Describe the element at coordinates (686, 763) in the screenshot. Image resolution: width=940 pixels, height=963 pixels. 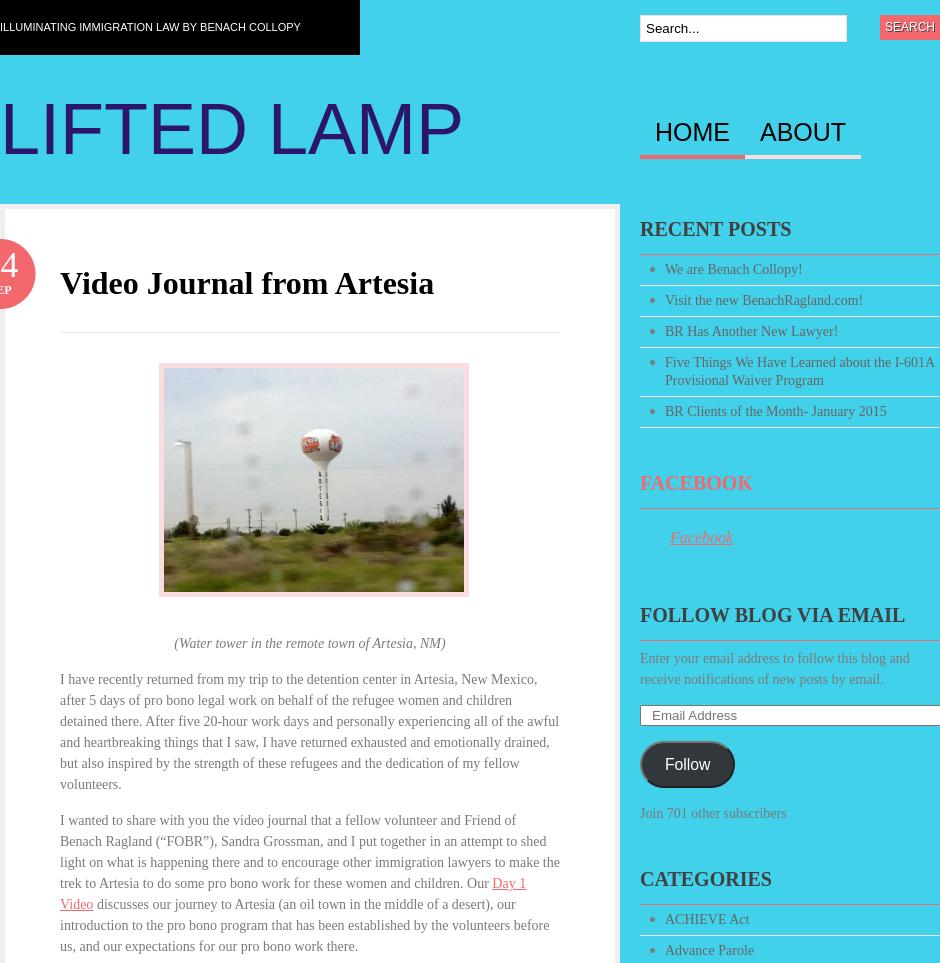
I see `'Follow'` at that location.